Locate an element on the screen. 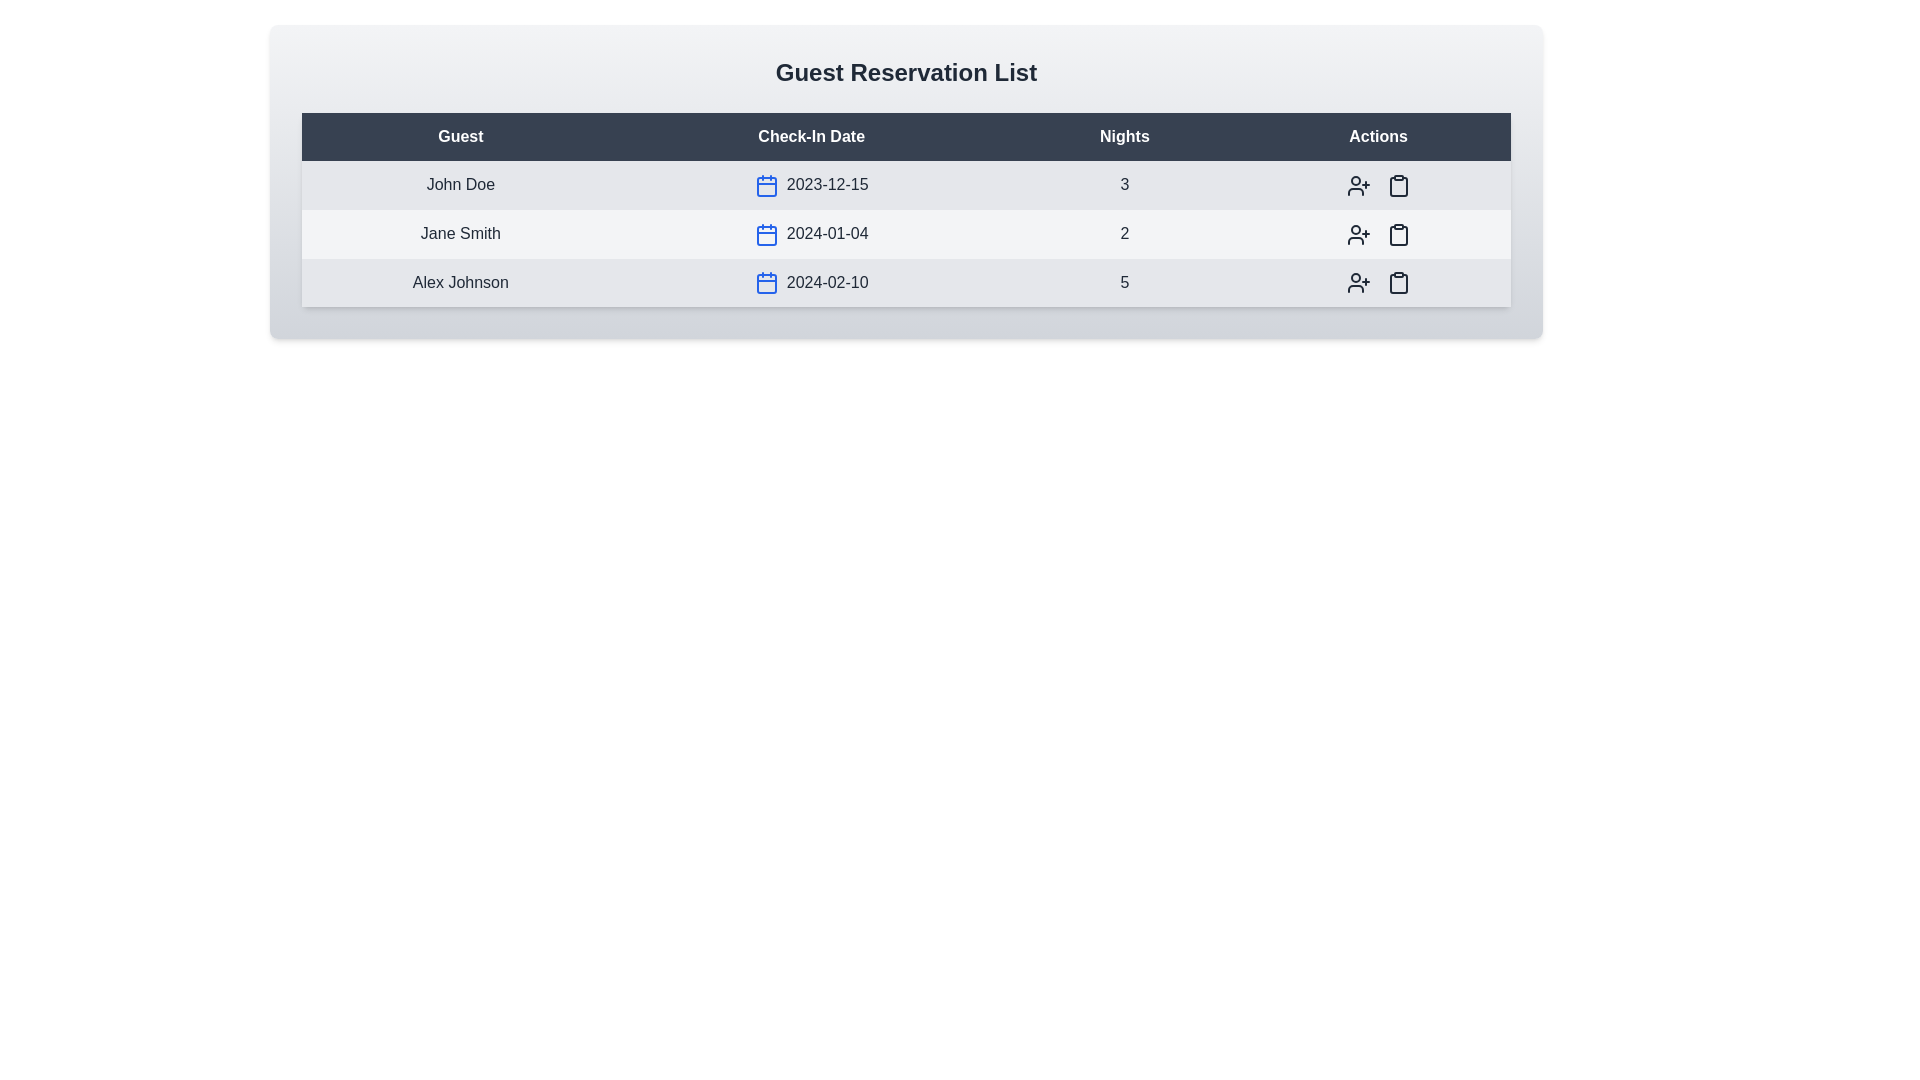 The height and width of the screenshot is (1080, 1920). the Icon button in the first row of the 'Actions' column is located at coordinates (1358, 185).